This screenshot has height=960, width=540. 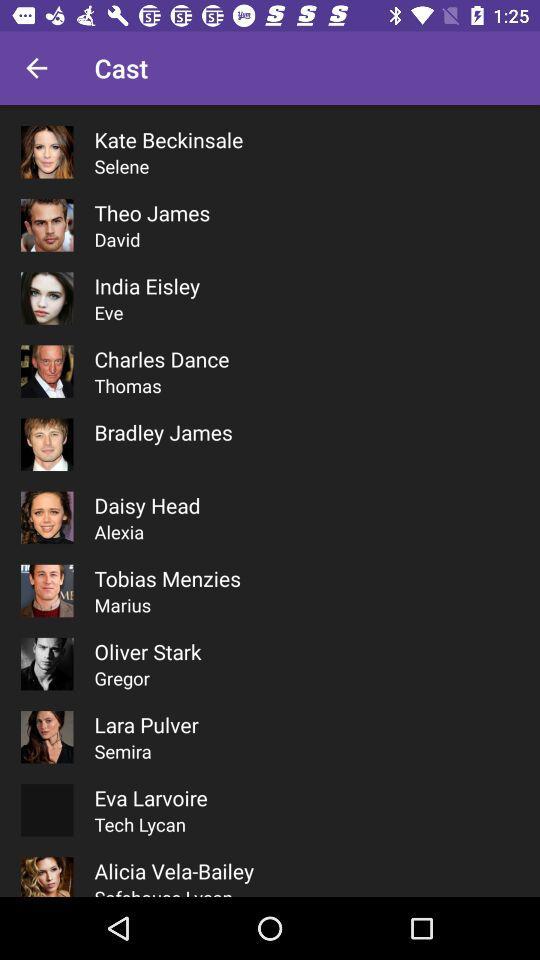 What do you see at coordinates (146, 285) in the screenshot?
I see `the india eisley` at bounding box center [146, 285].